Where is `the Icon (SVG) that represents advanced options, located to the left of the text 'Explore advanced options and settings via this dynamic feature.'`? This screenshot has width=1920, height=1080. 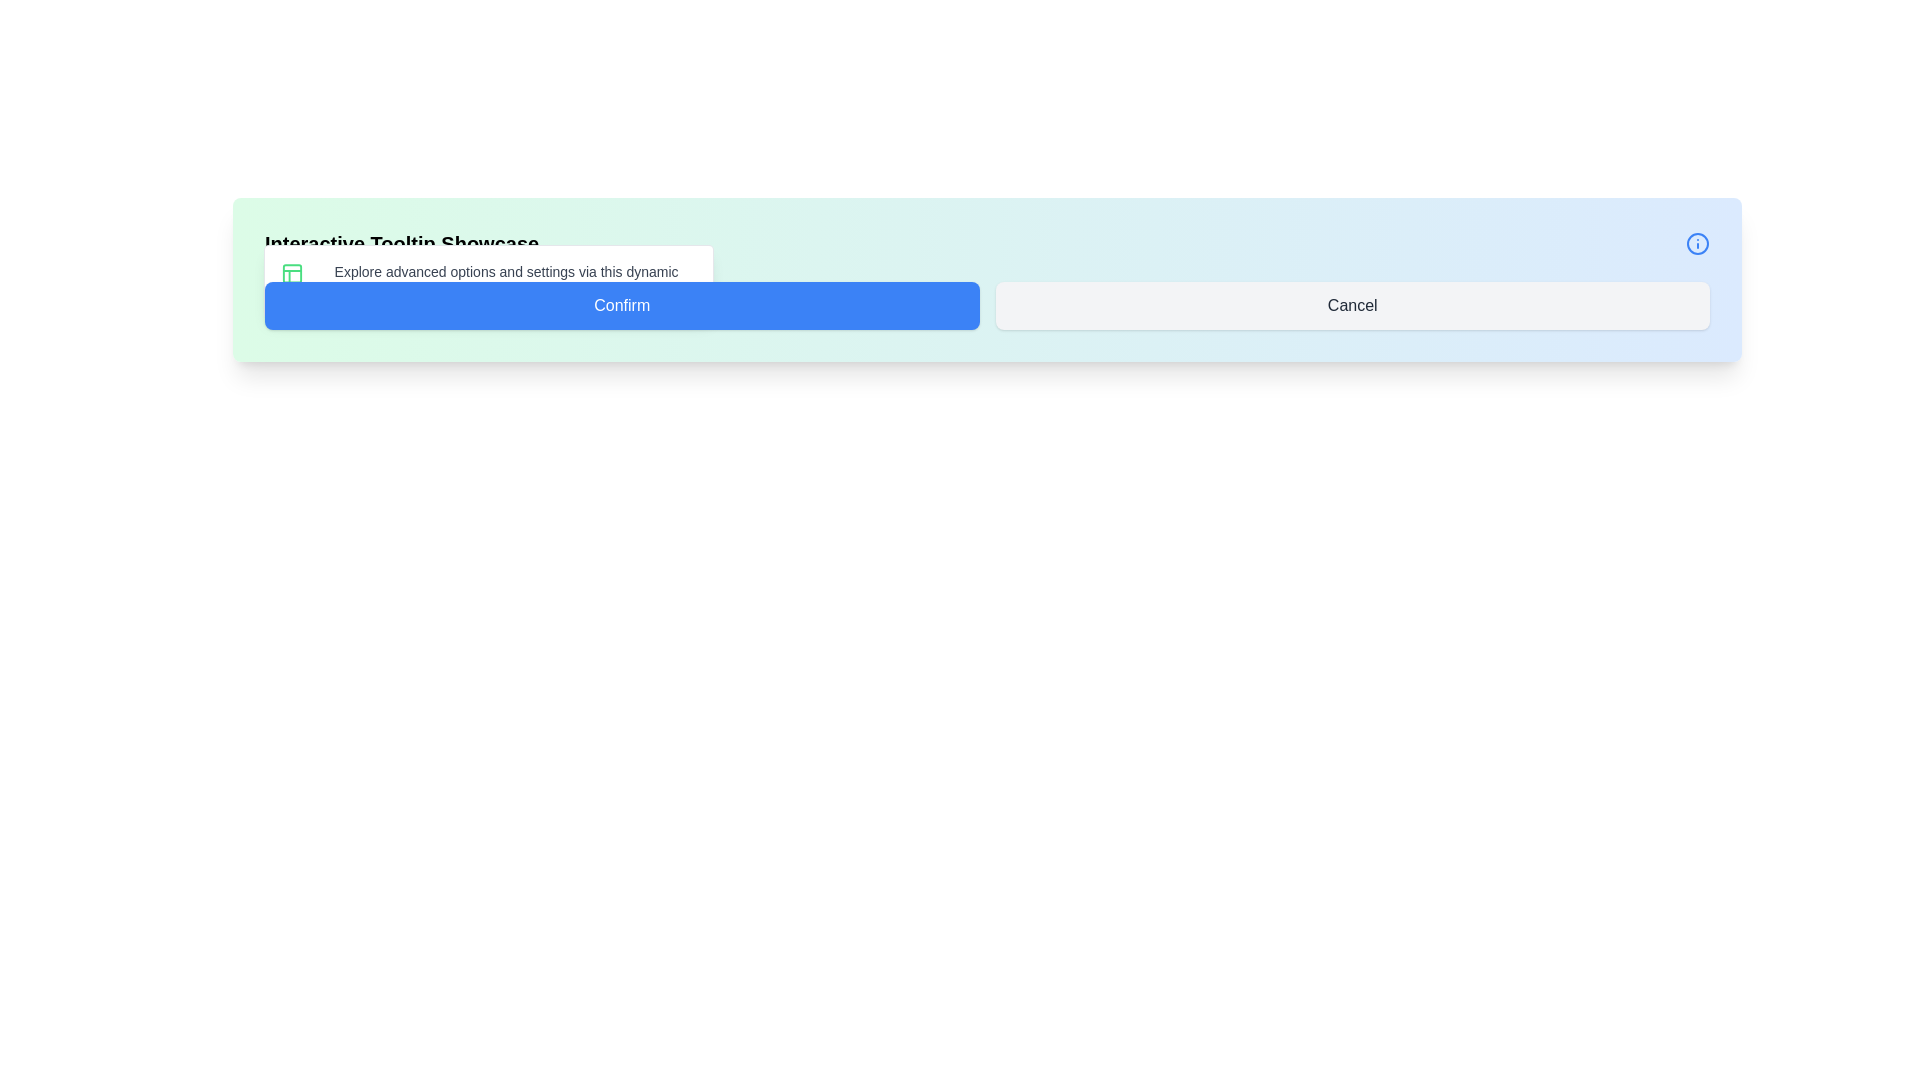 the Icon (SVG) that represents advanced options, located to the left of the text 'Explore advanced options and settings via this dynamic feature.' is located at coordinates (291, 273).